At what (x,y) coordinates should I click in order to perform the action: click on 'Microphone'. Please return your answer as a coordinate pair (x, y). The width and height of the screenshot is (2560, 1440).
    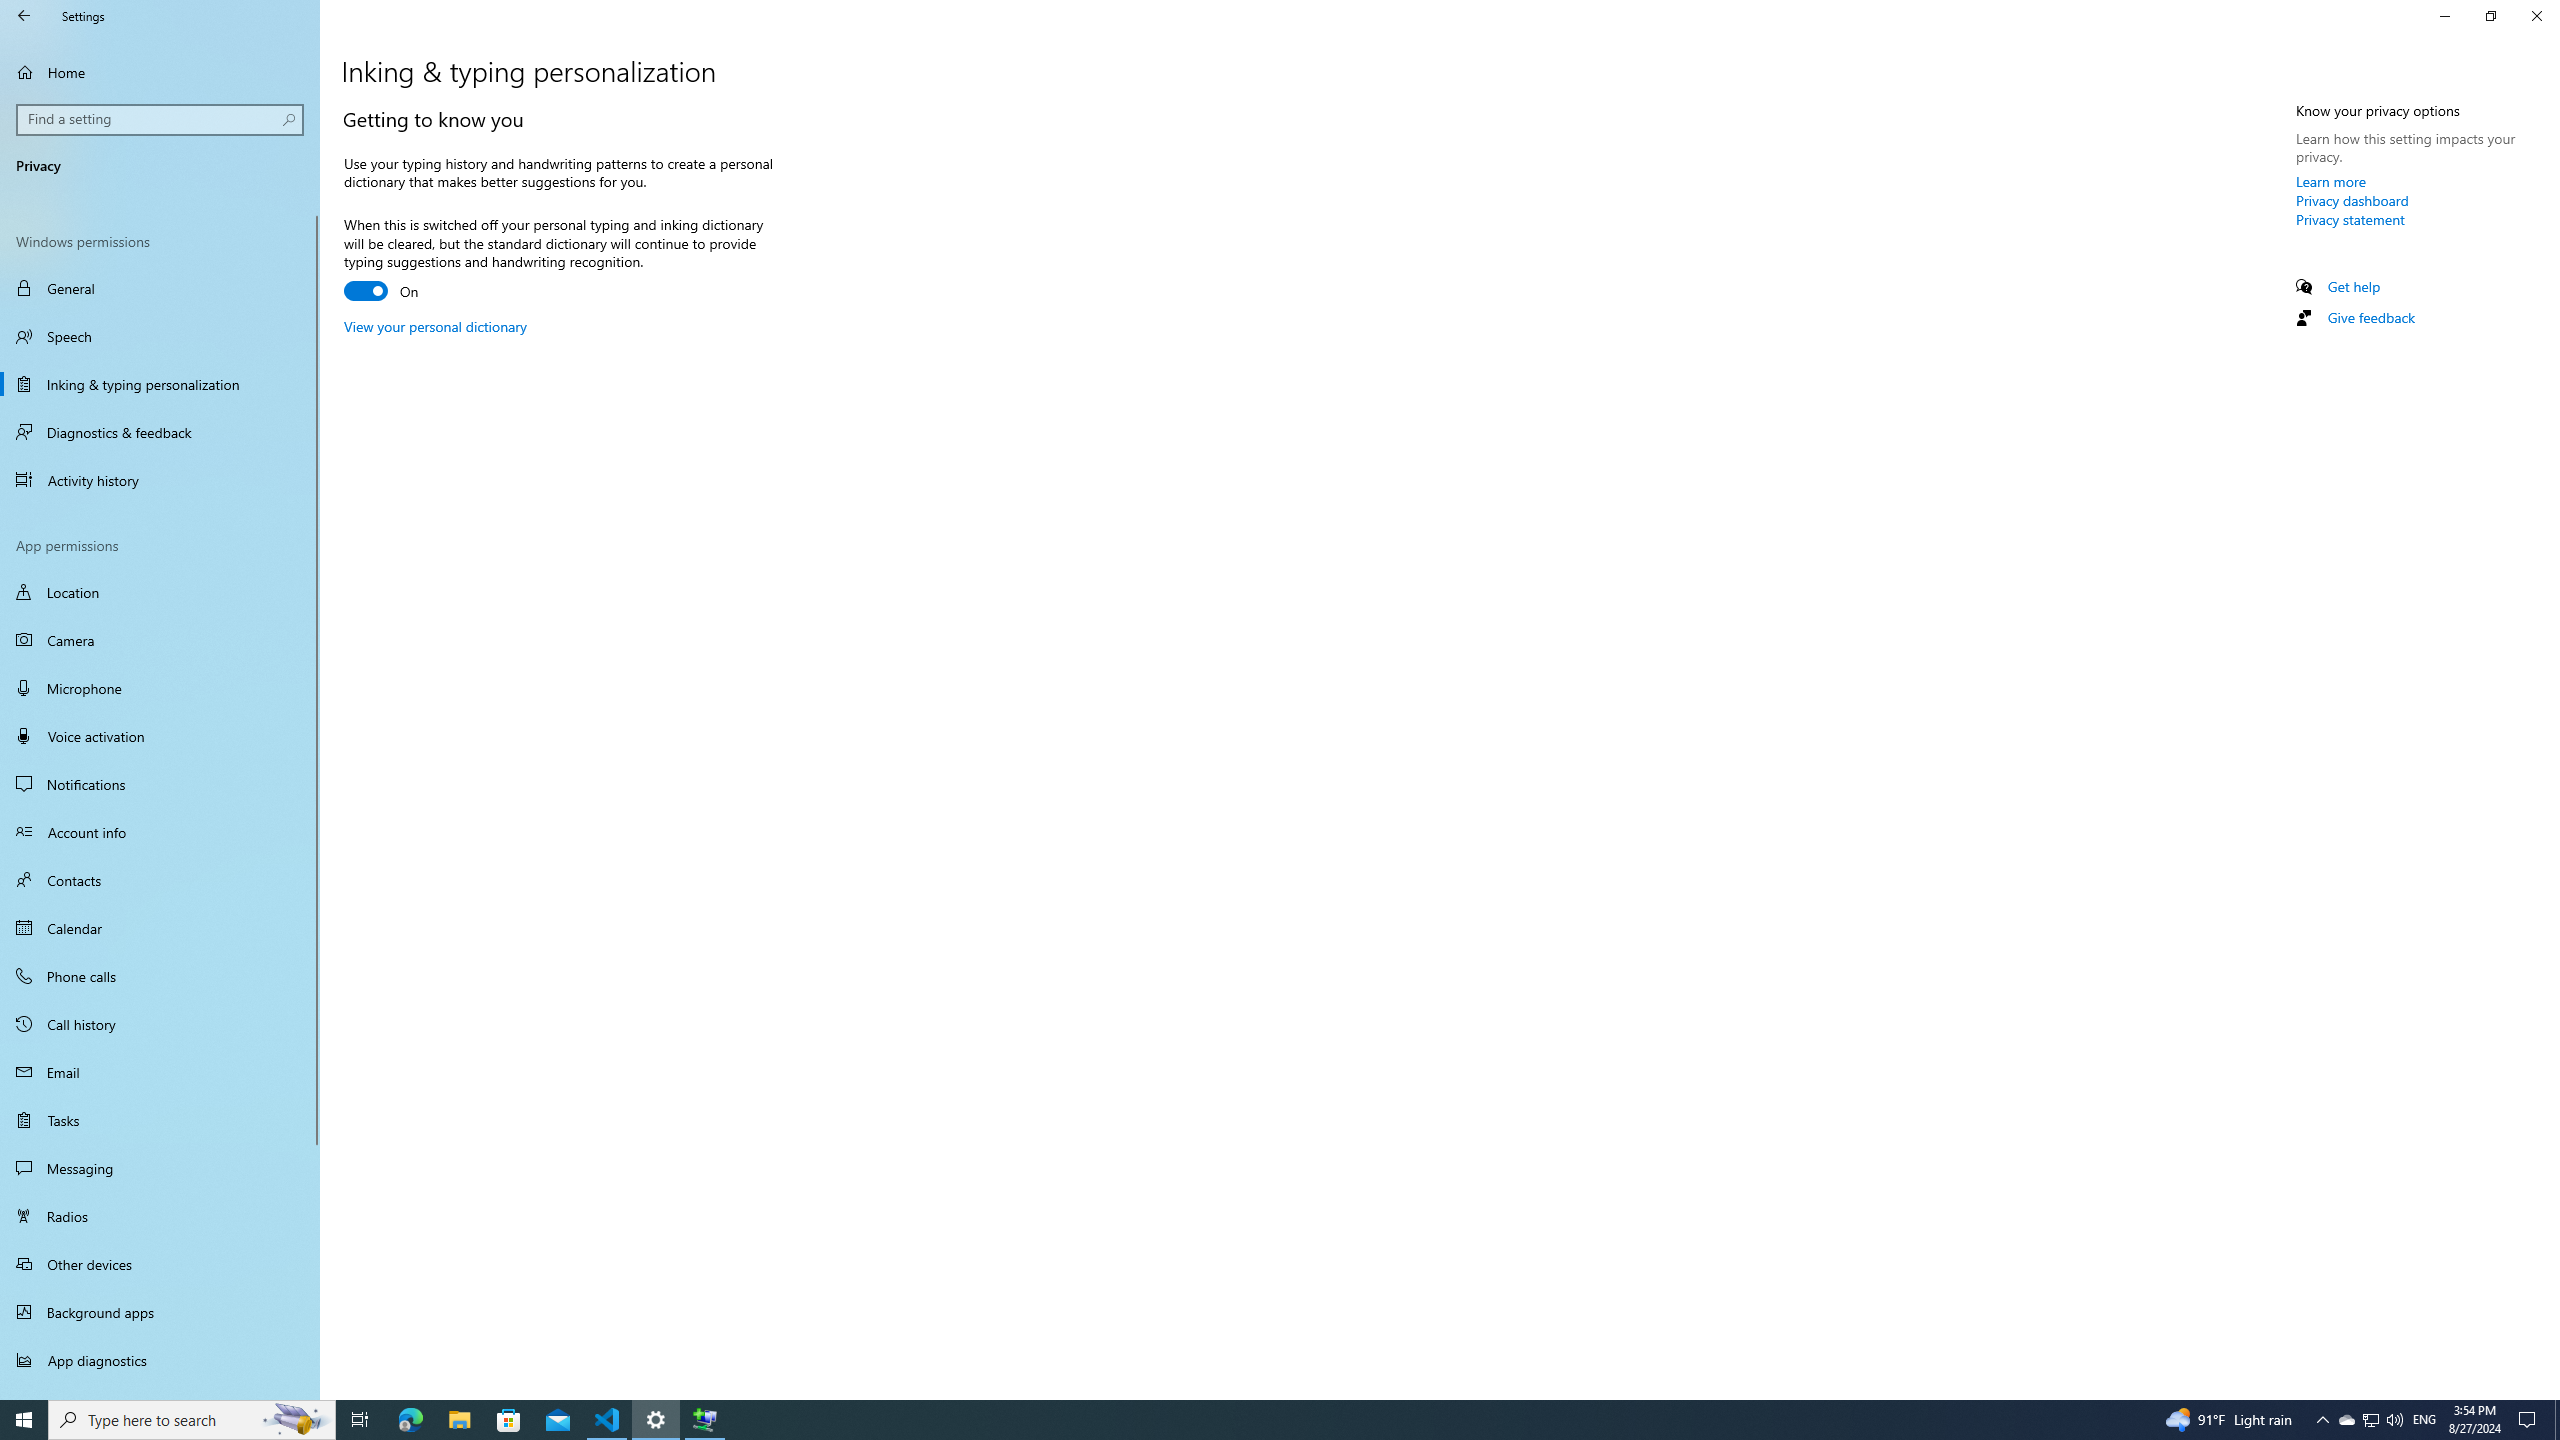
    Looking at the image, I should click on (159, 686).